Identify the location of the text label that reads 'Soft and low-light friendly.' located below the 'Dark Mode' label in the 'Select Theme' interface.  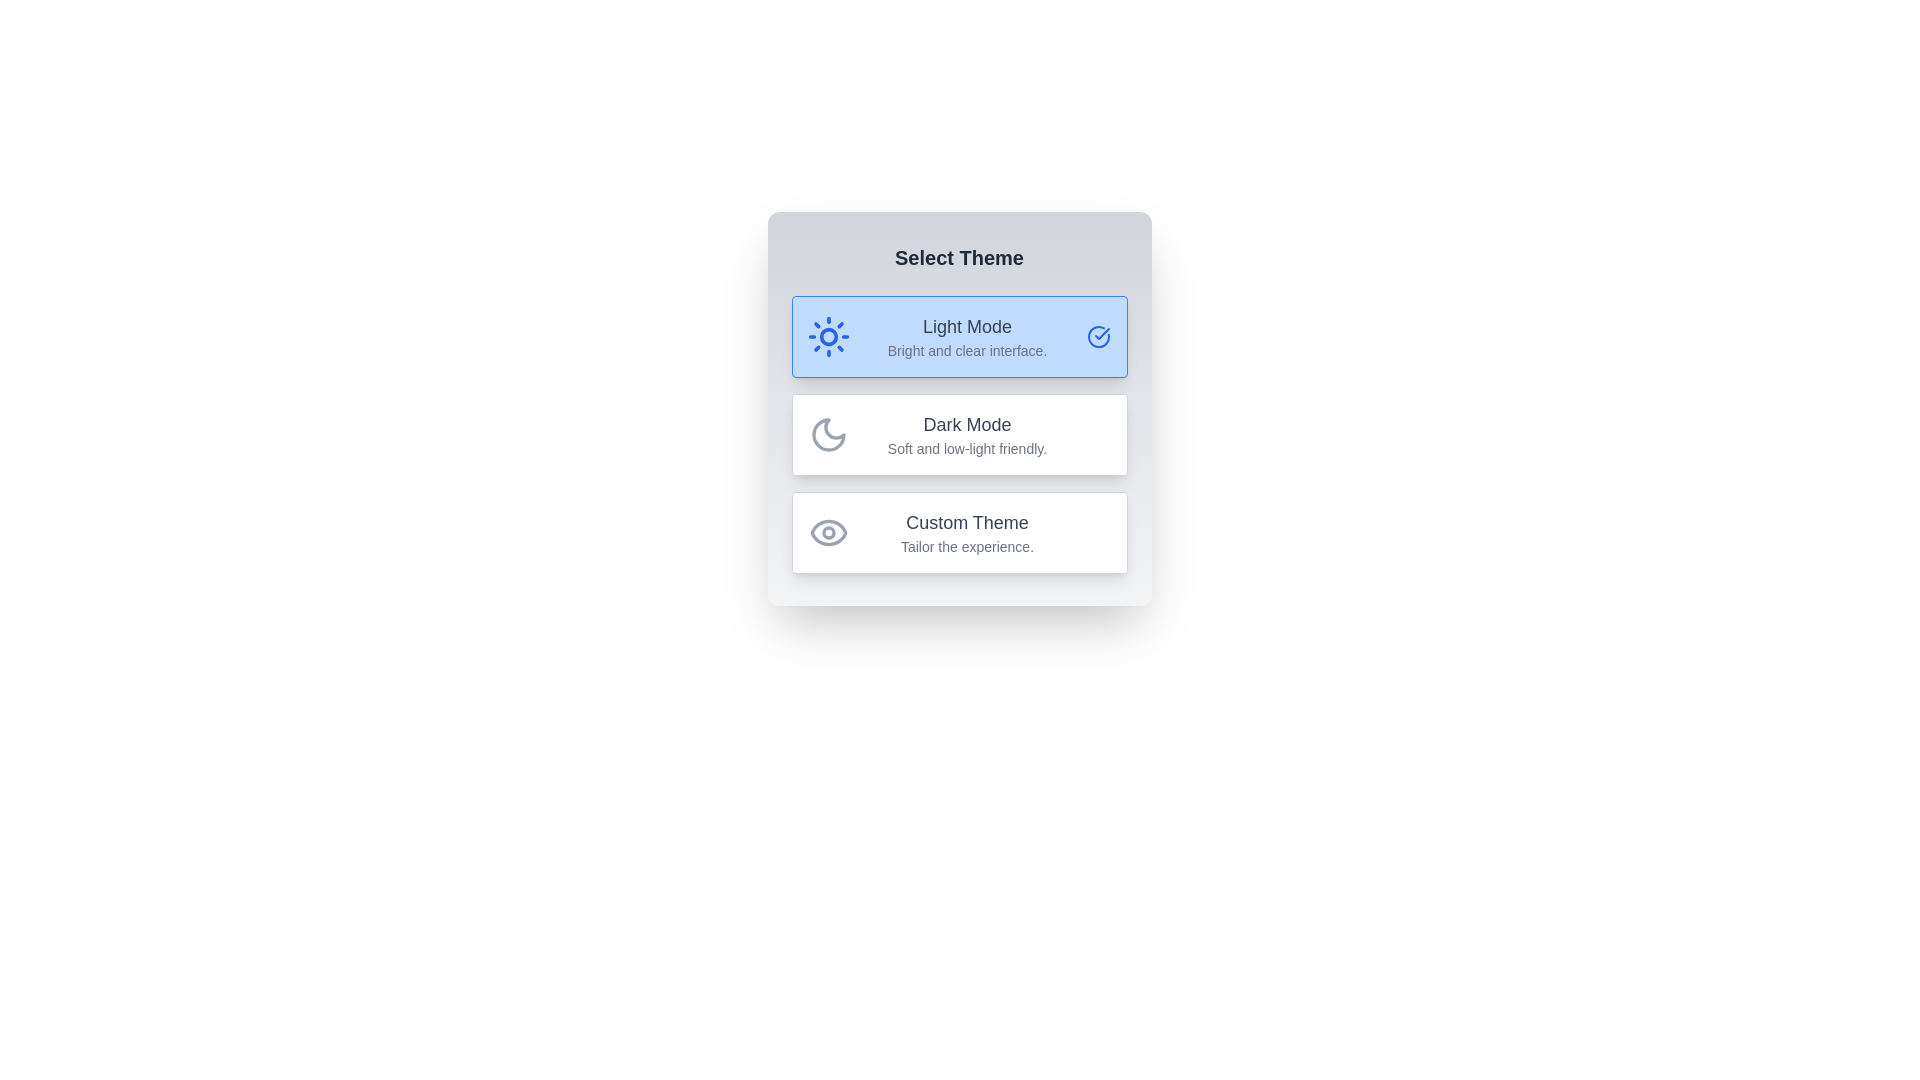
(967, 447).